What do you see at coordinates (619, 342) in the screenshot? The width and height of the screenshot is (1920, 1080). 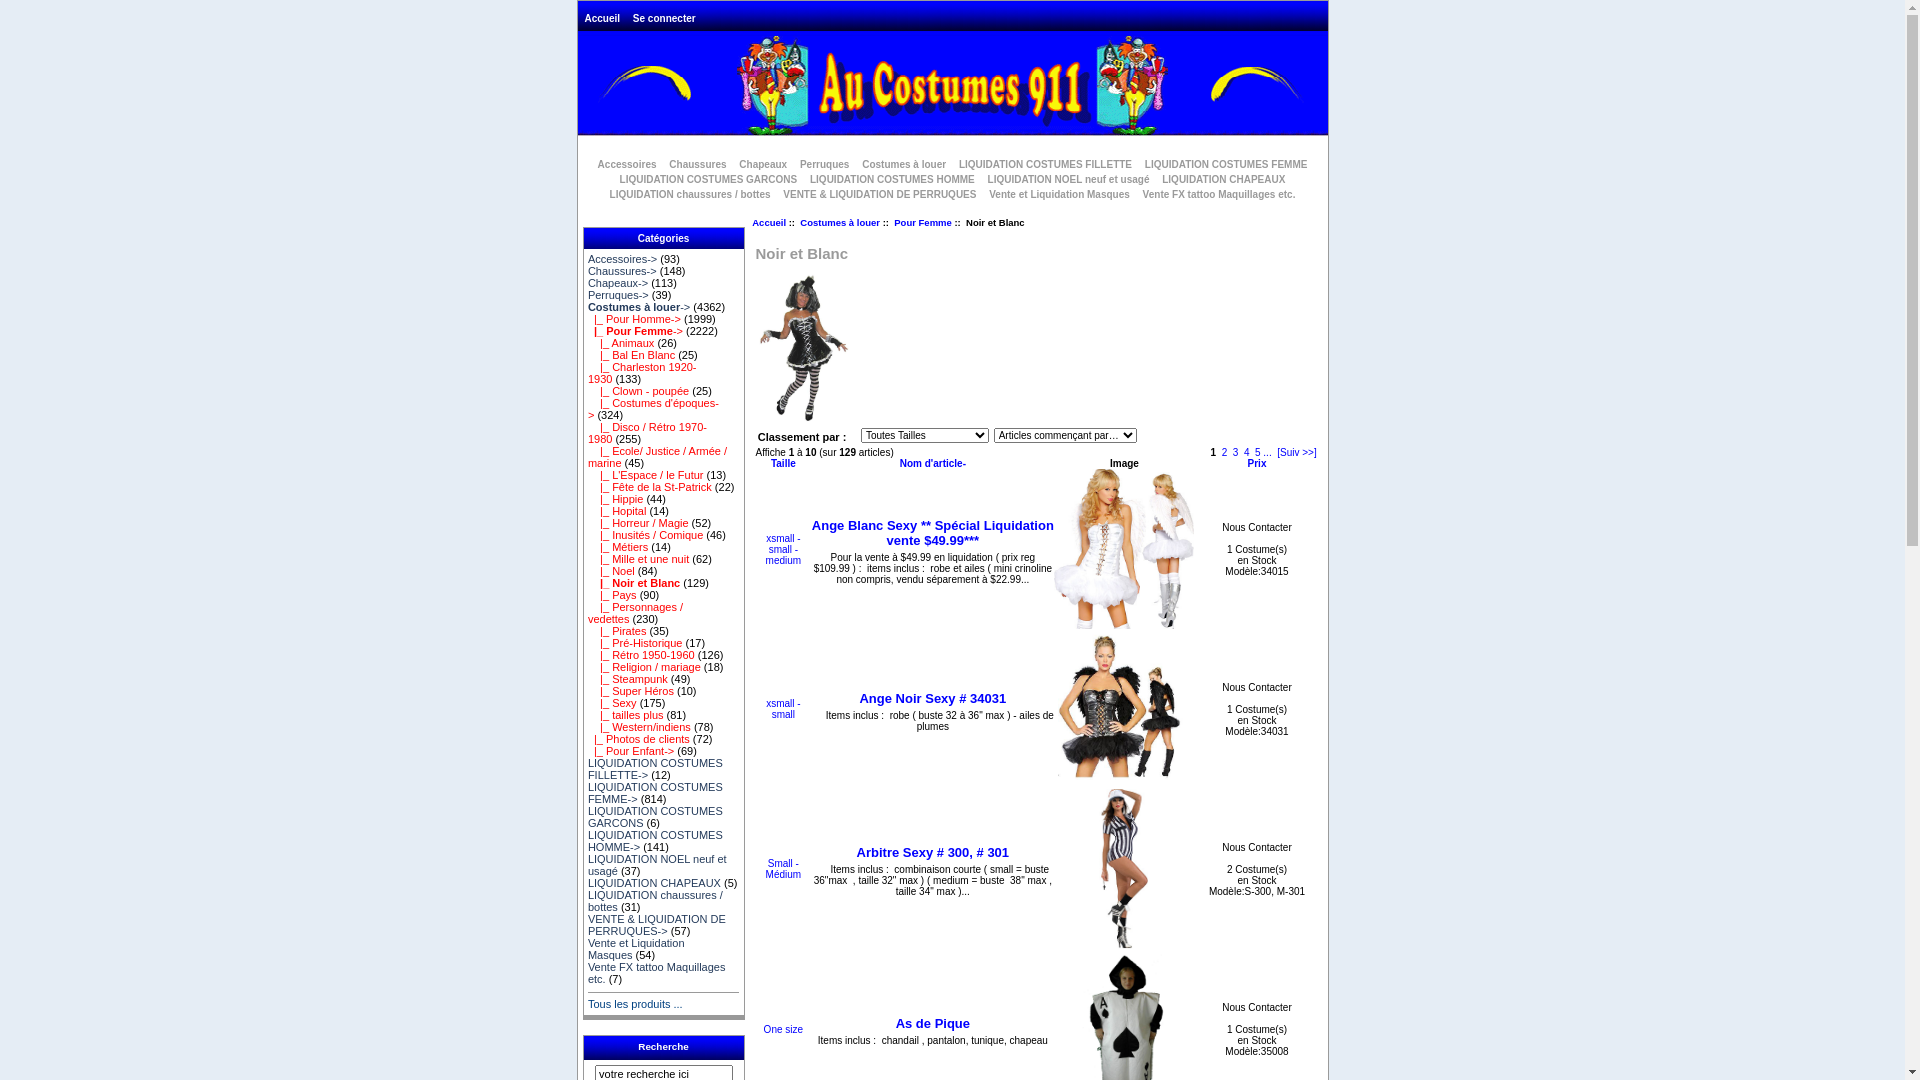 I see `'    |_ Animaux'` at bounding box center [619, 342].